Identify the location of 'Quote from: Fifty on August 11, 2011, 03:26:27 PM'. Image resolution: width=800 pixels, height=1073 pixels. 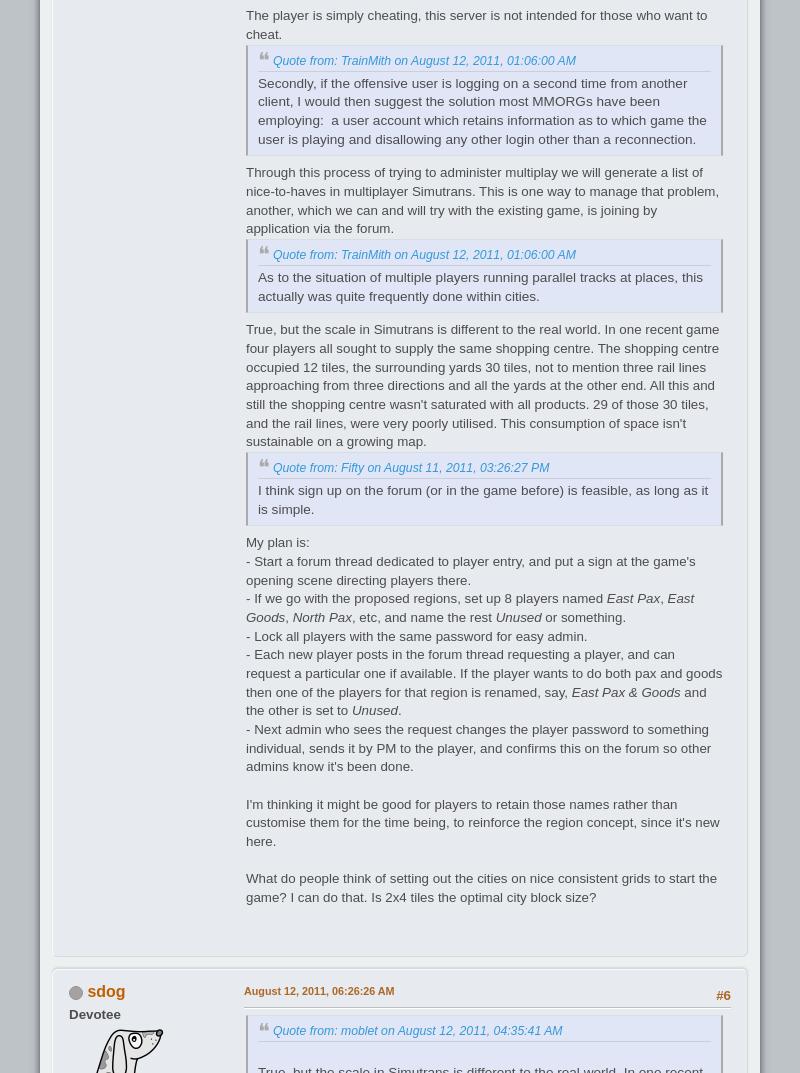
(411, 466).